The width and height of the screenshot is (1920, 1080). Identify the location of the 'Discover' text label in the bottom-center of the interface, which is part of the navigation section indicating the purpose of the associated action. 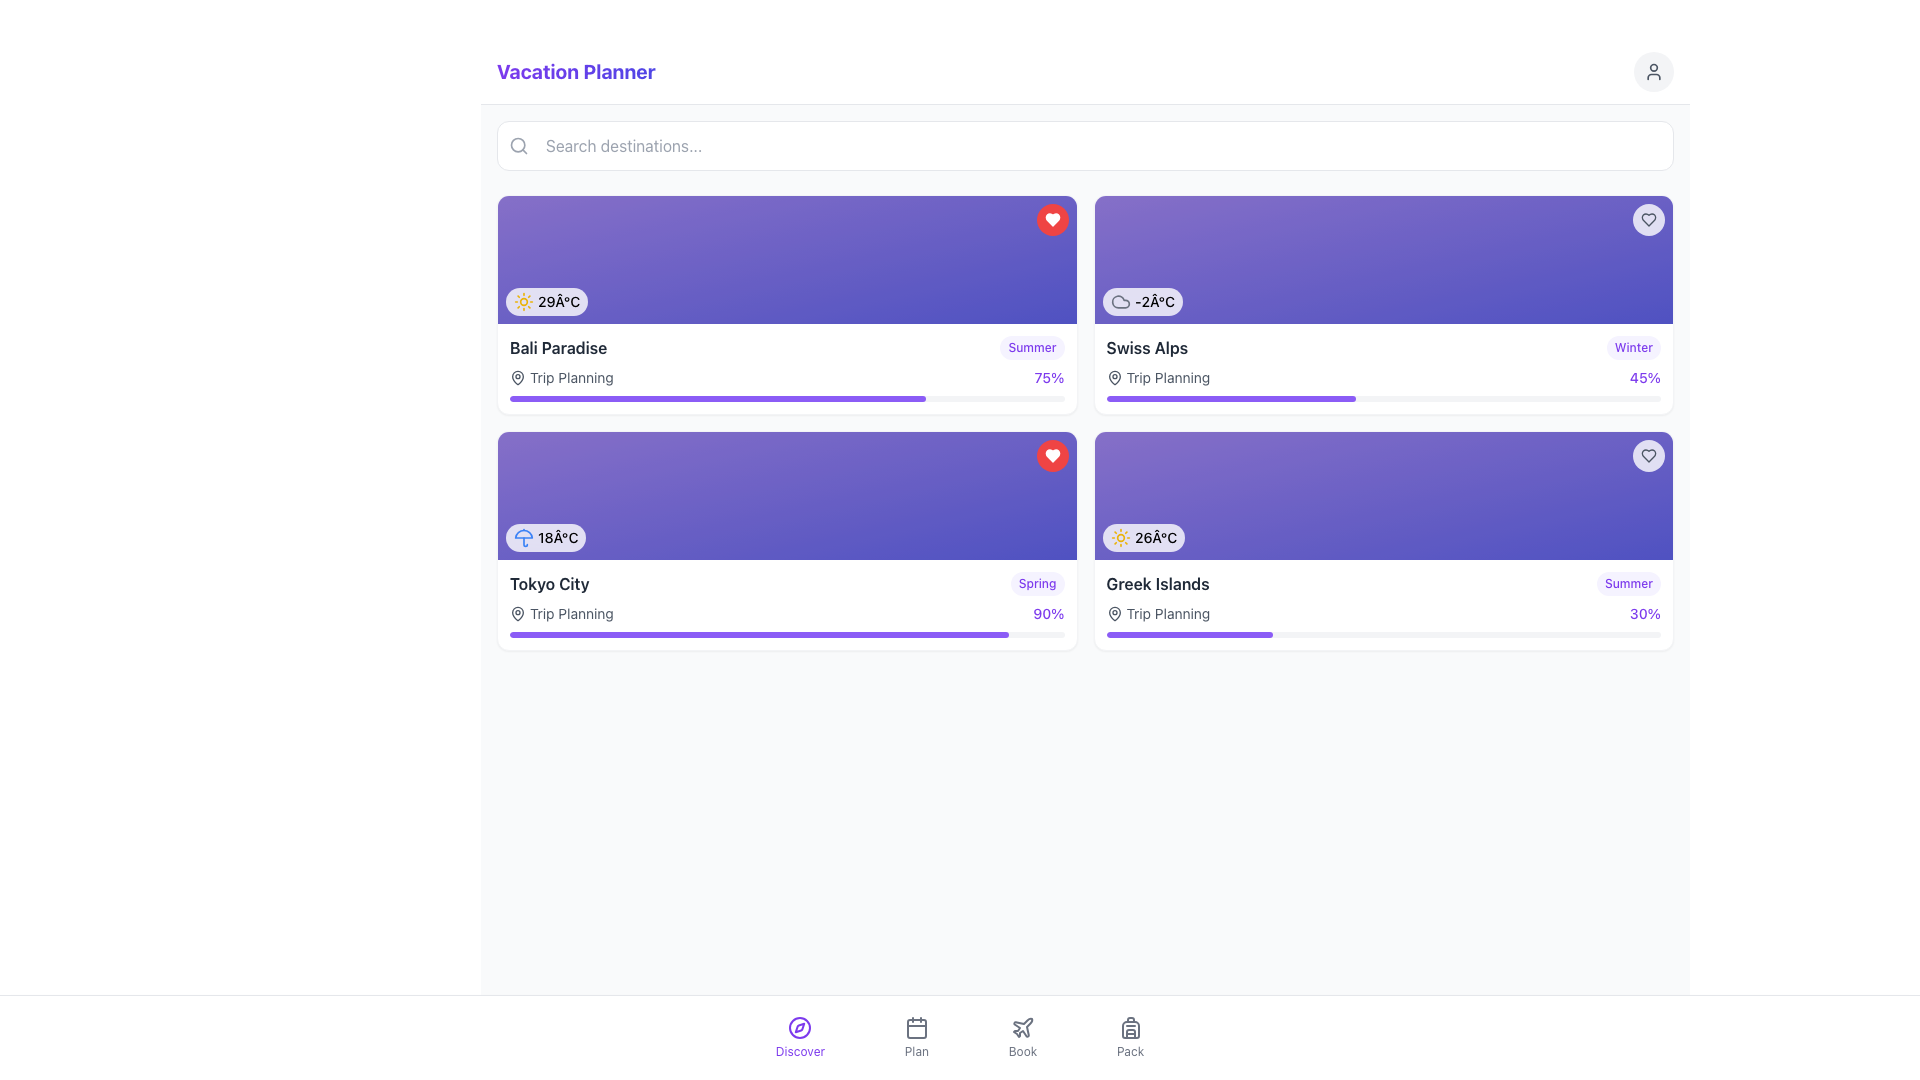
(800, 1051).